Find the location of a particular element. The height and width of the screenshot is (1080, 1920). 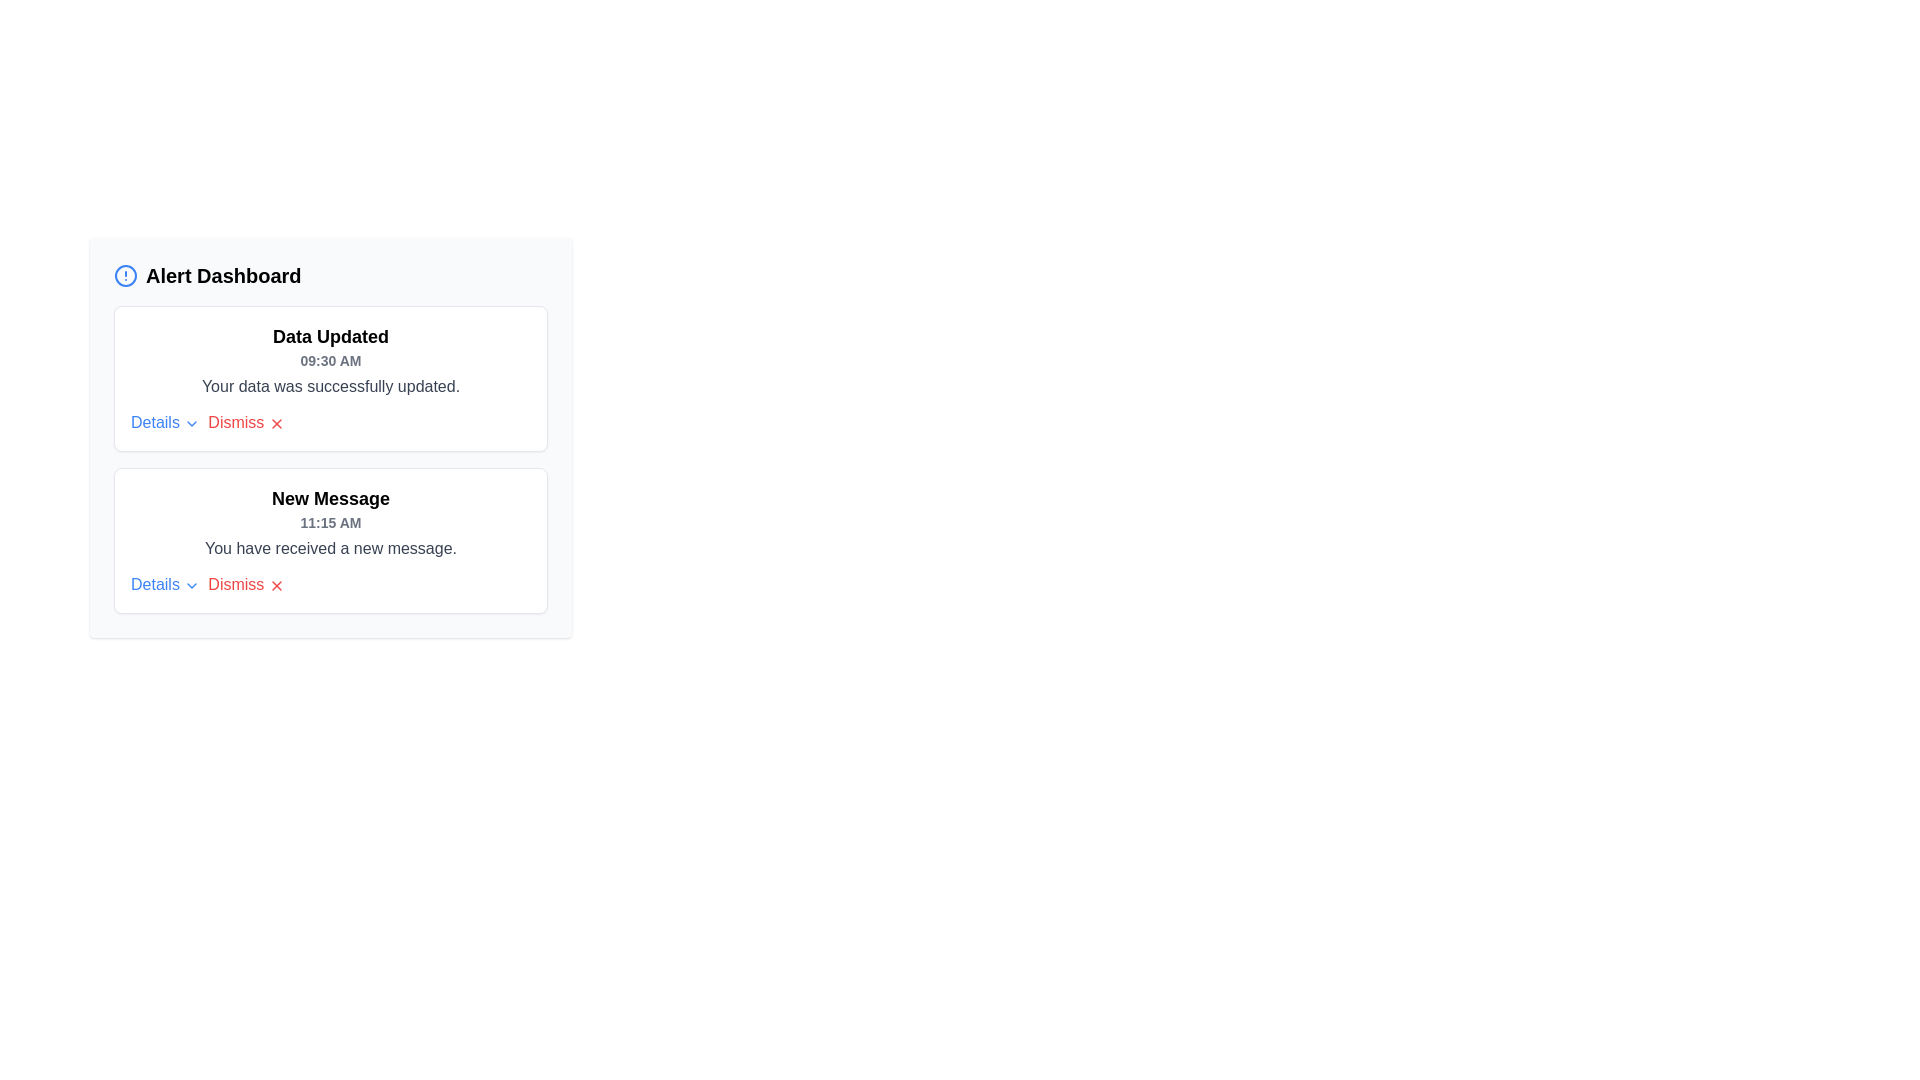

the Chevron icon located at the right side of the 'Details' button, which indicates collapsibility or expandability for additional information is located at coordinates (192, 422).